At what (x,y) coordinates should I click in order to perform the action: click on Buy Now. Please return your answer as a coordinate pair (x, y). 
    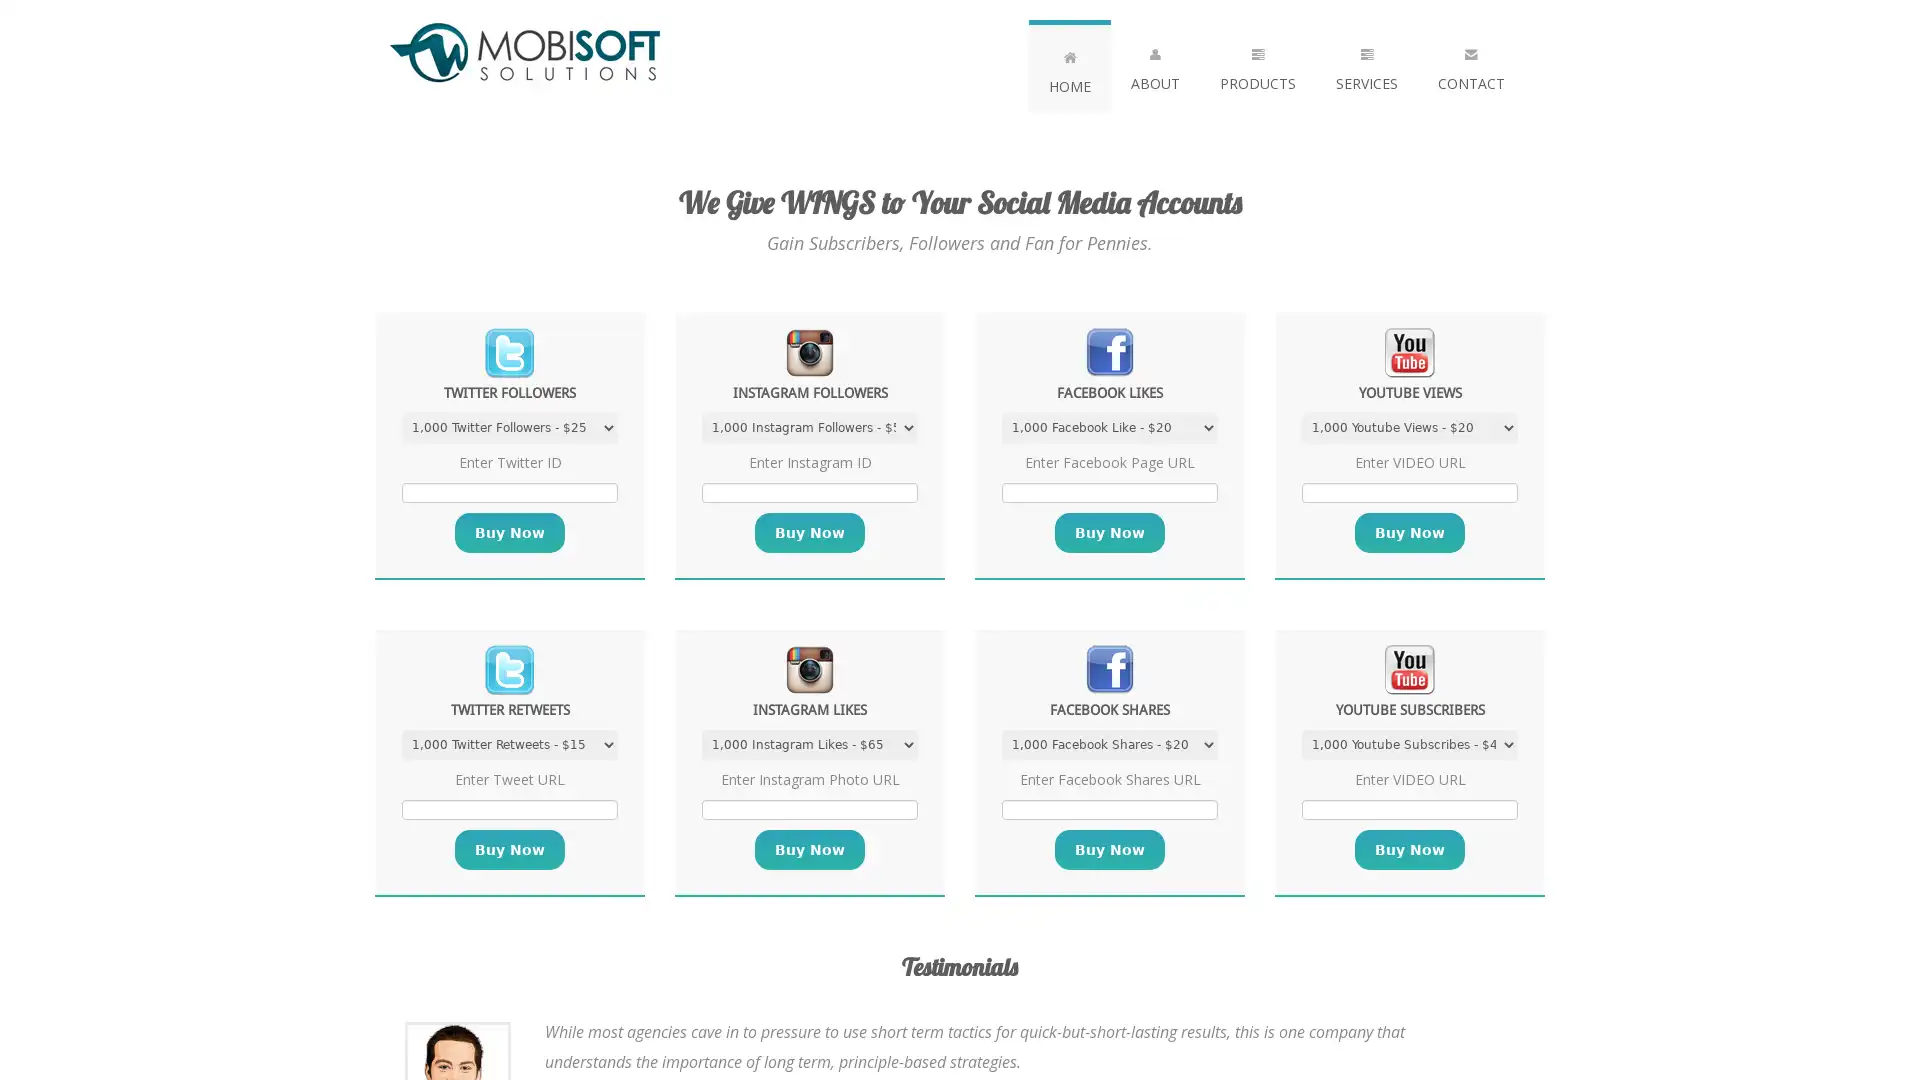
    Looking at the image, I should click on (810, 531).